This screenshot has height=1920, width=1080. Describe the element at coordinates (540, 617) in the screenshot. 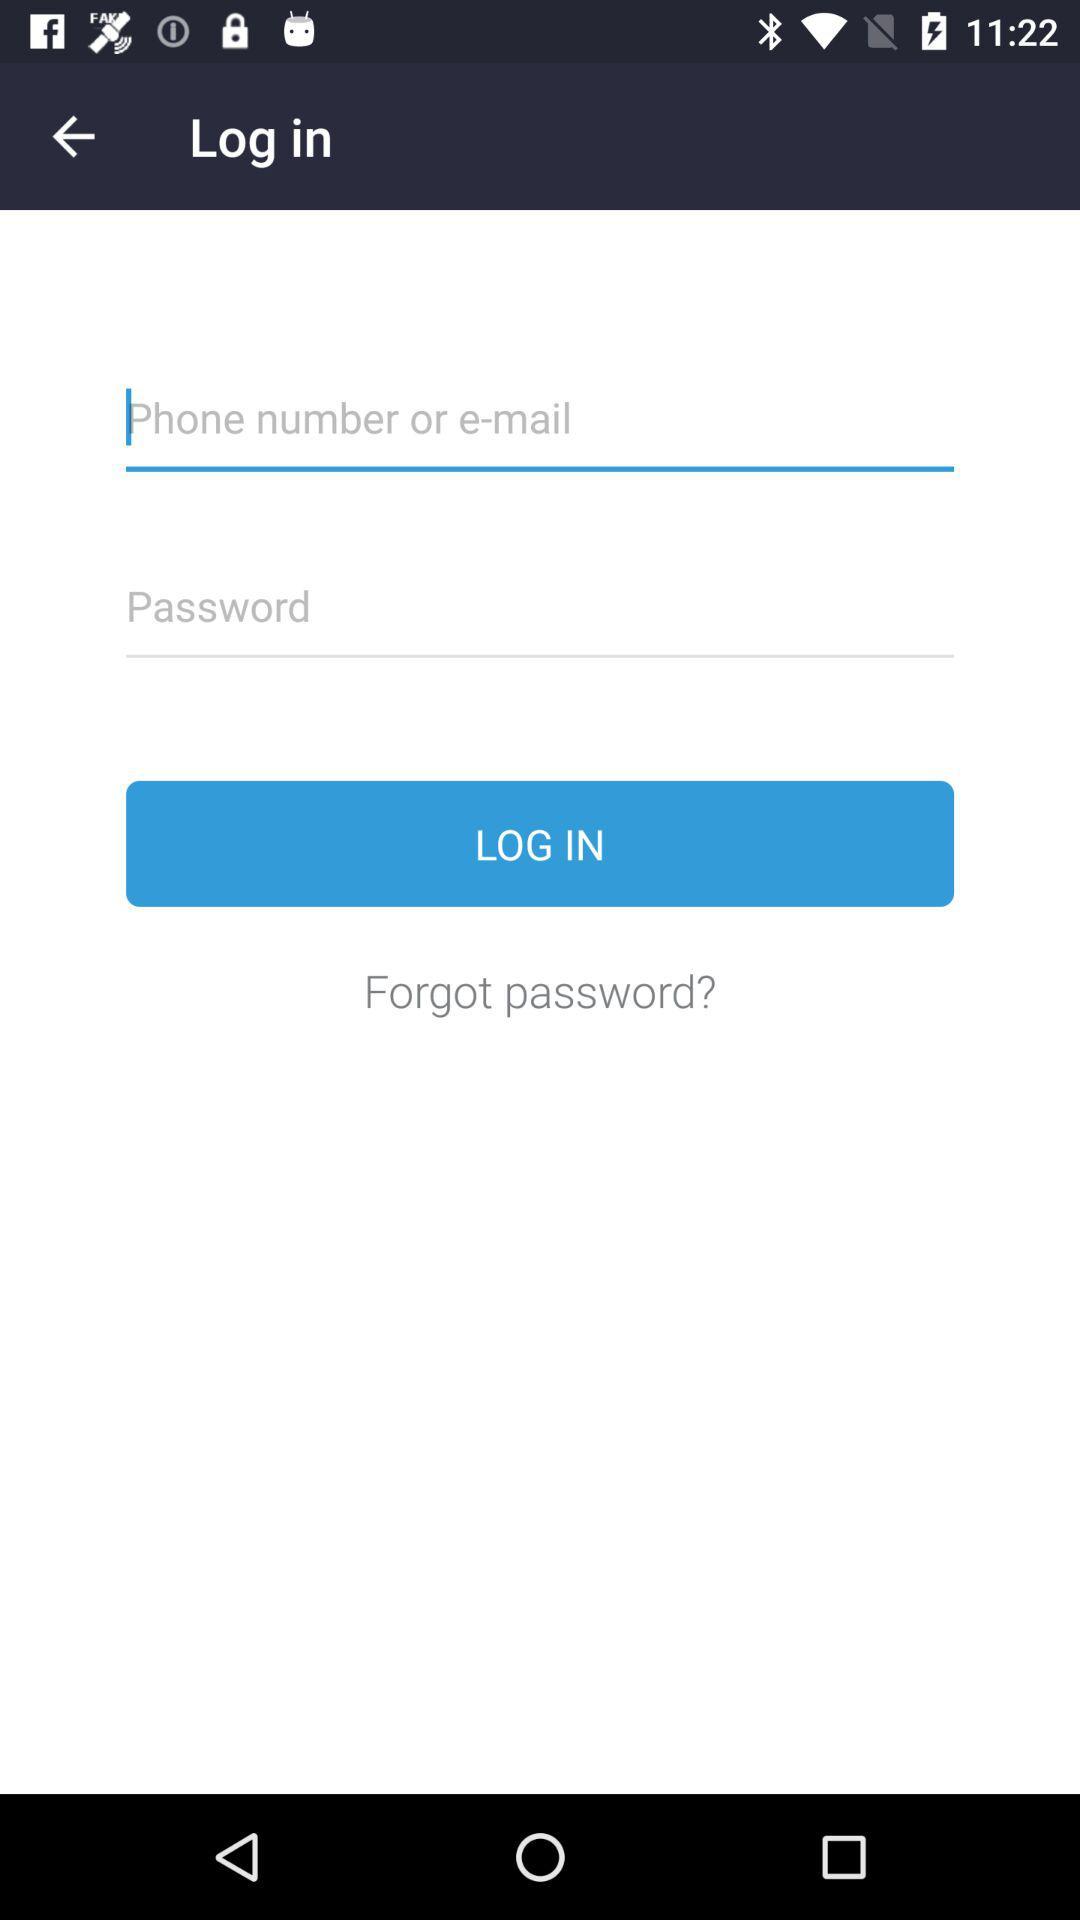

I see `password box` at that location.